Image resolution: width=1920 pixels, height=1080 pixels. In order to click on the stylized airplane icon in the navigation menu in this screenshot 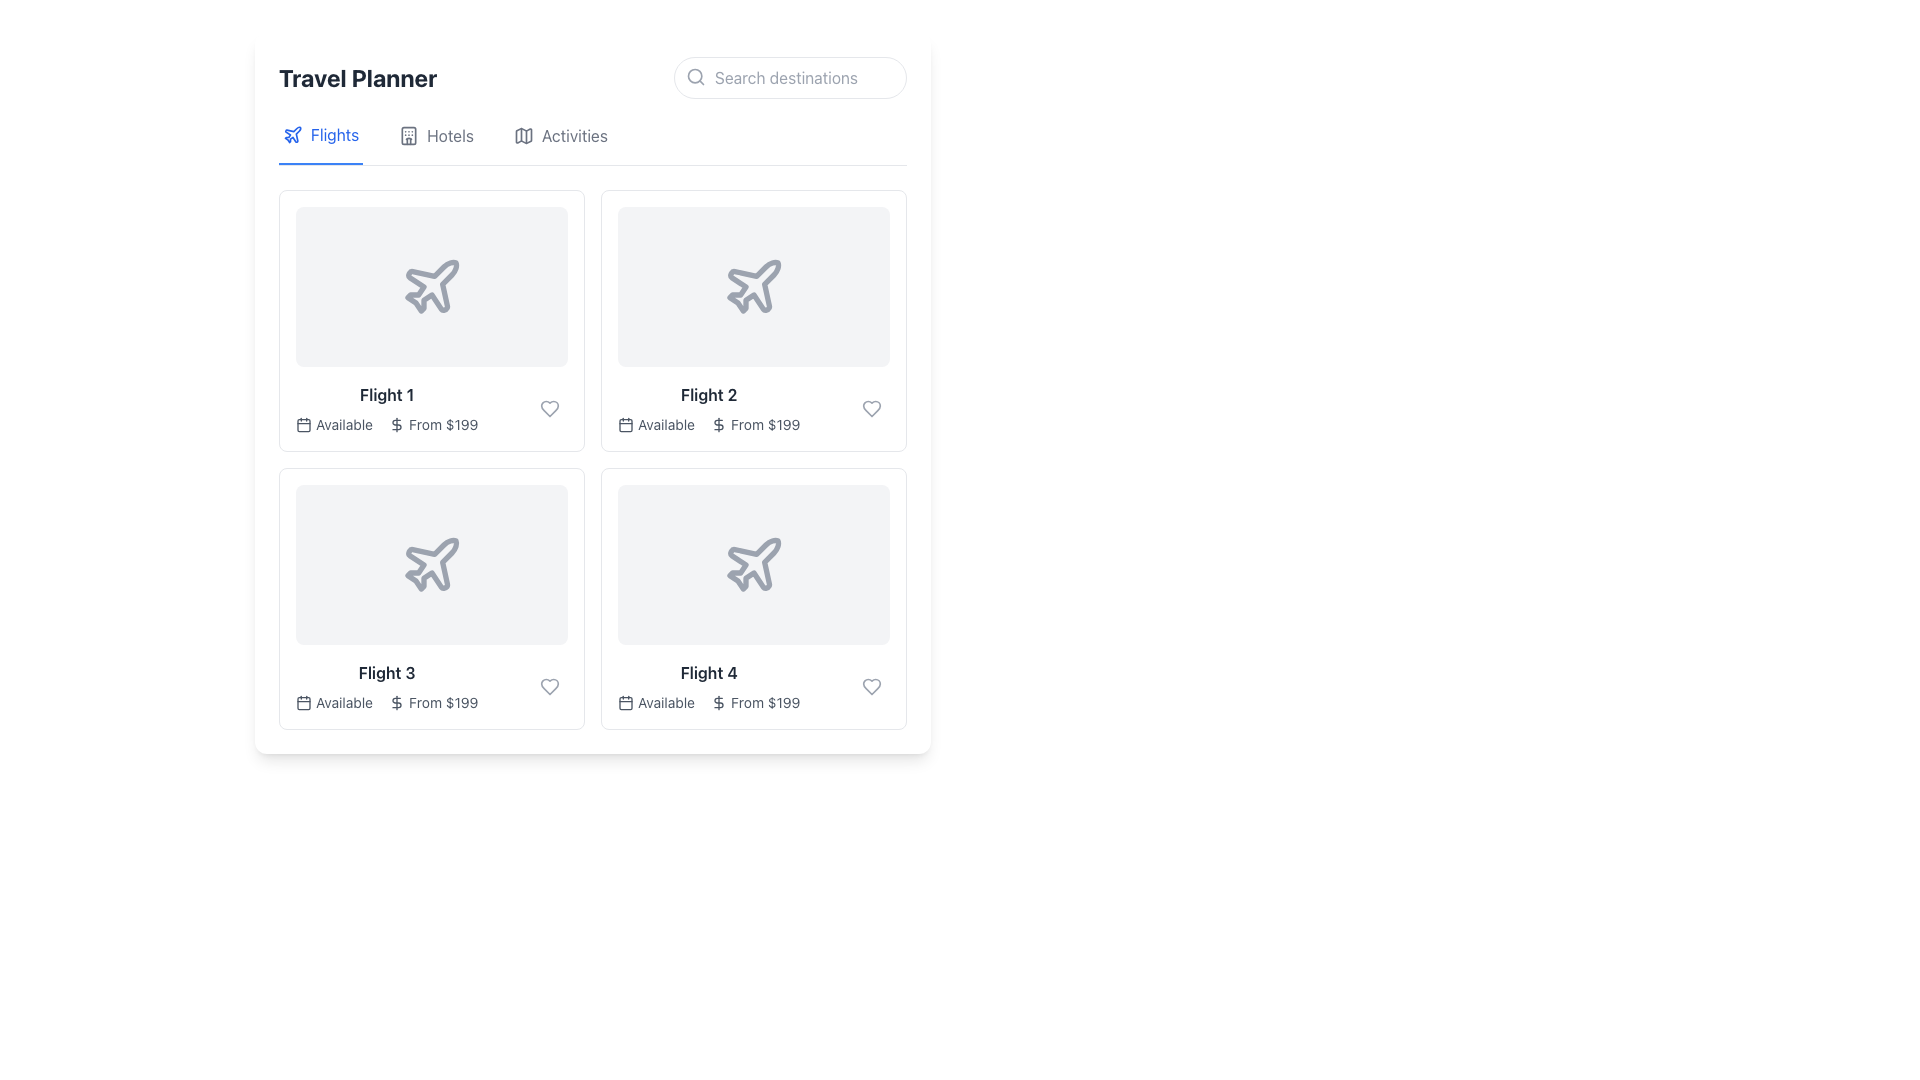, I will do `click(291, 135)`.